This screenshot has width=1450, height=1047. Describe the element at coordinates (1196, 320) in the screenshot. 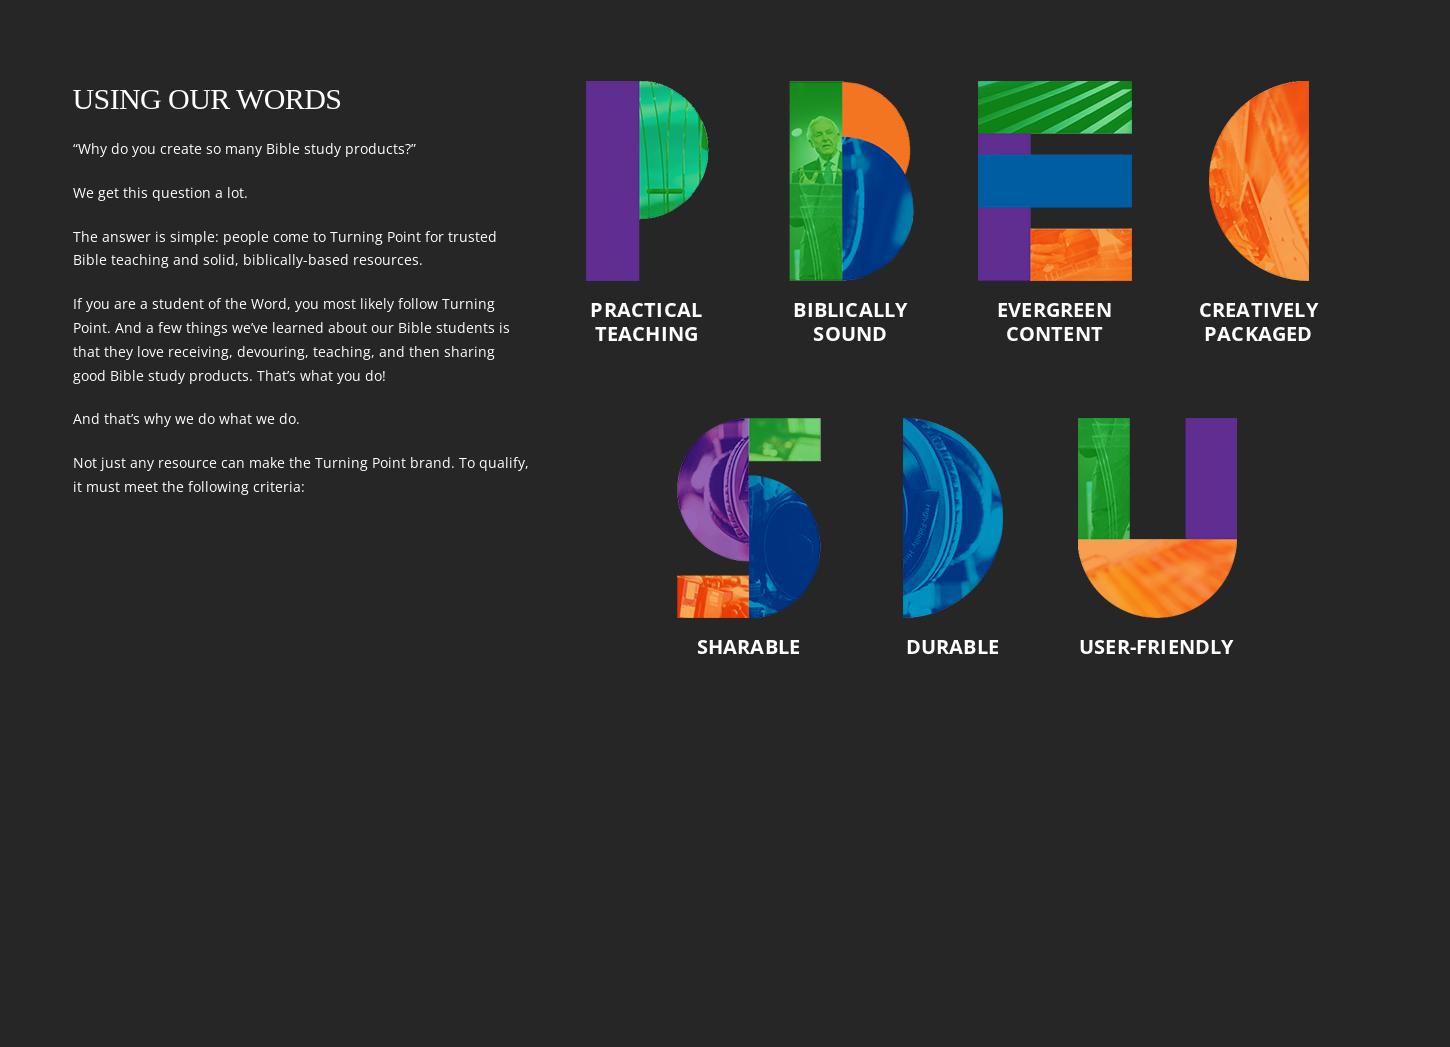

I see `'Creatively Packaged'` at that location.